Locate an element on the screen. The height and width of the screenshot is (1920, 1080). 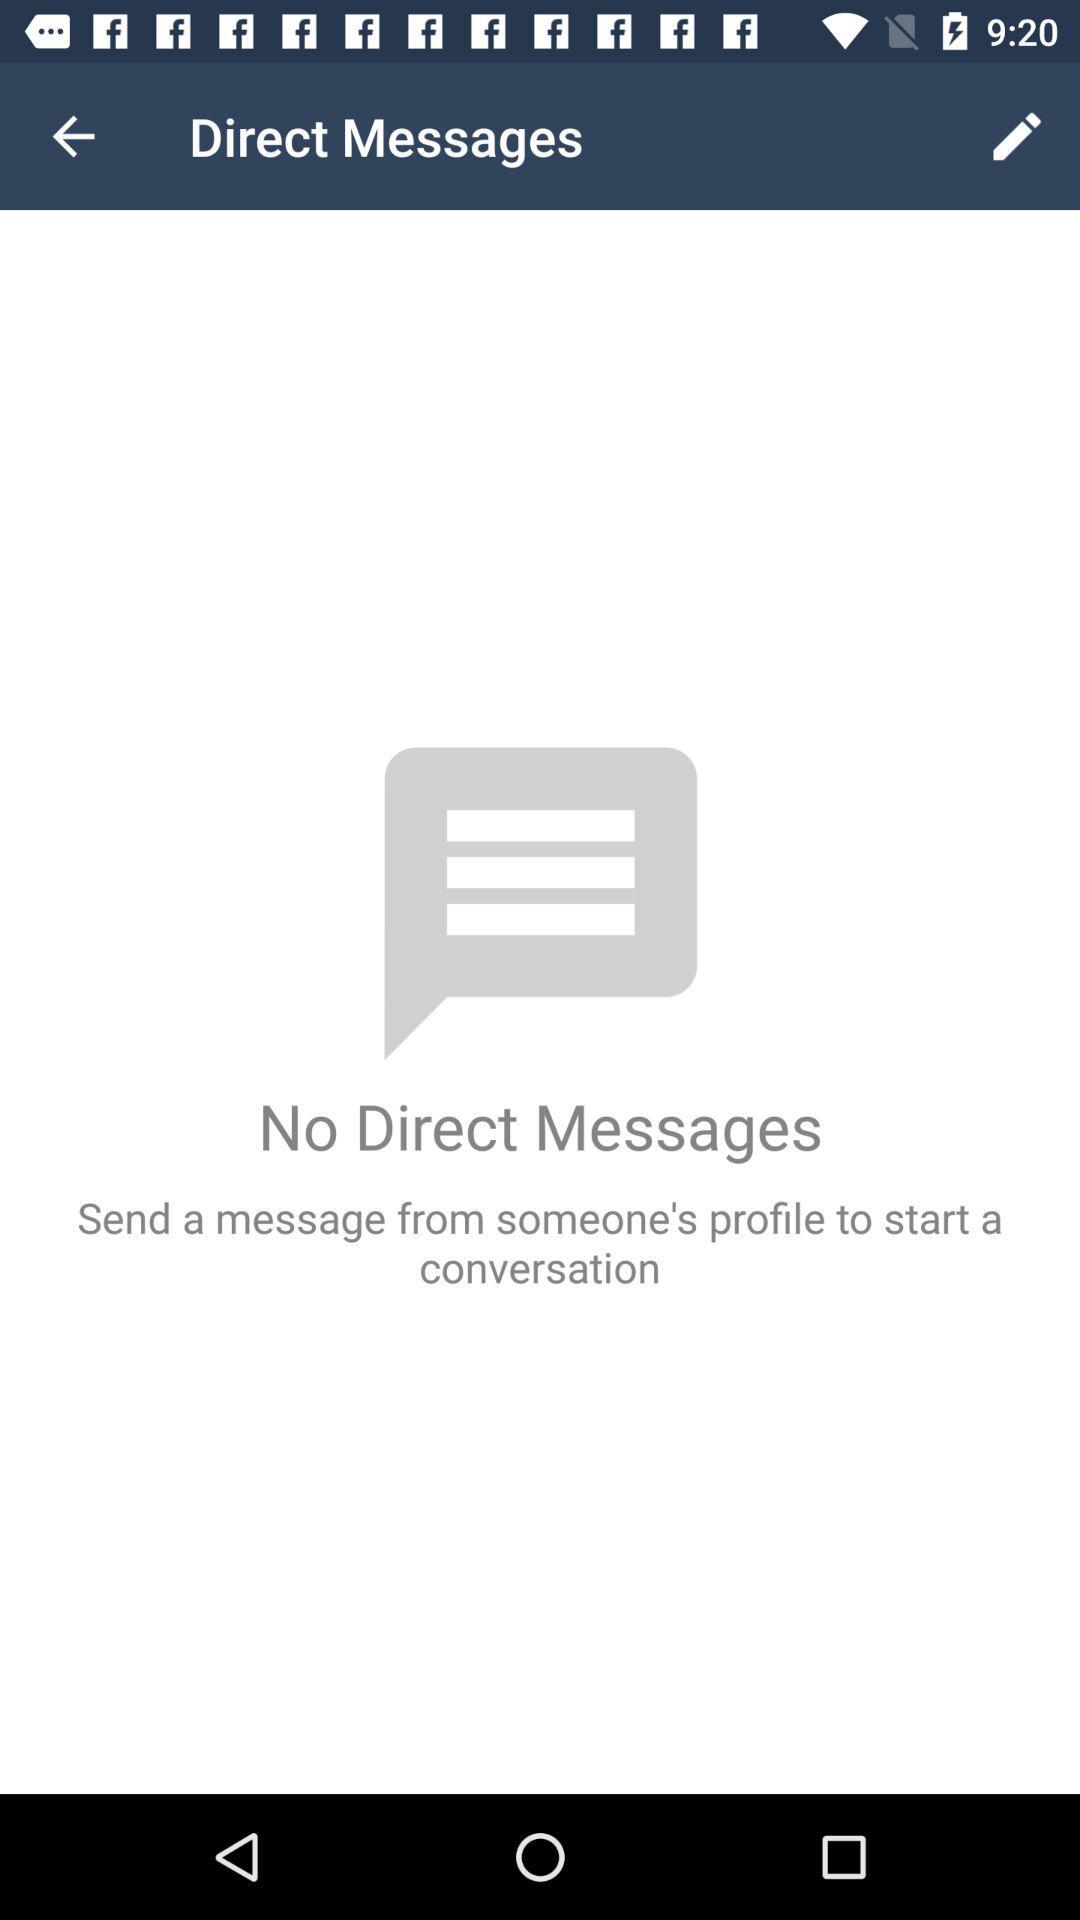
the icon to the left of the direct messages is located at coordinates (72, 135).